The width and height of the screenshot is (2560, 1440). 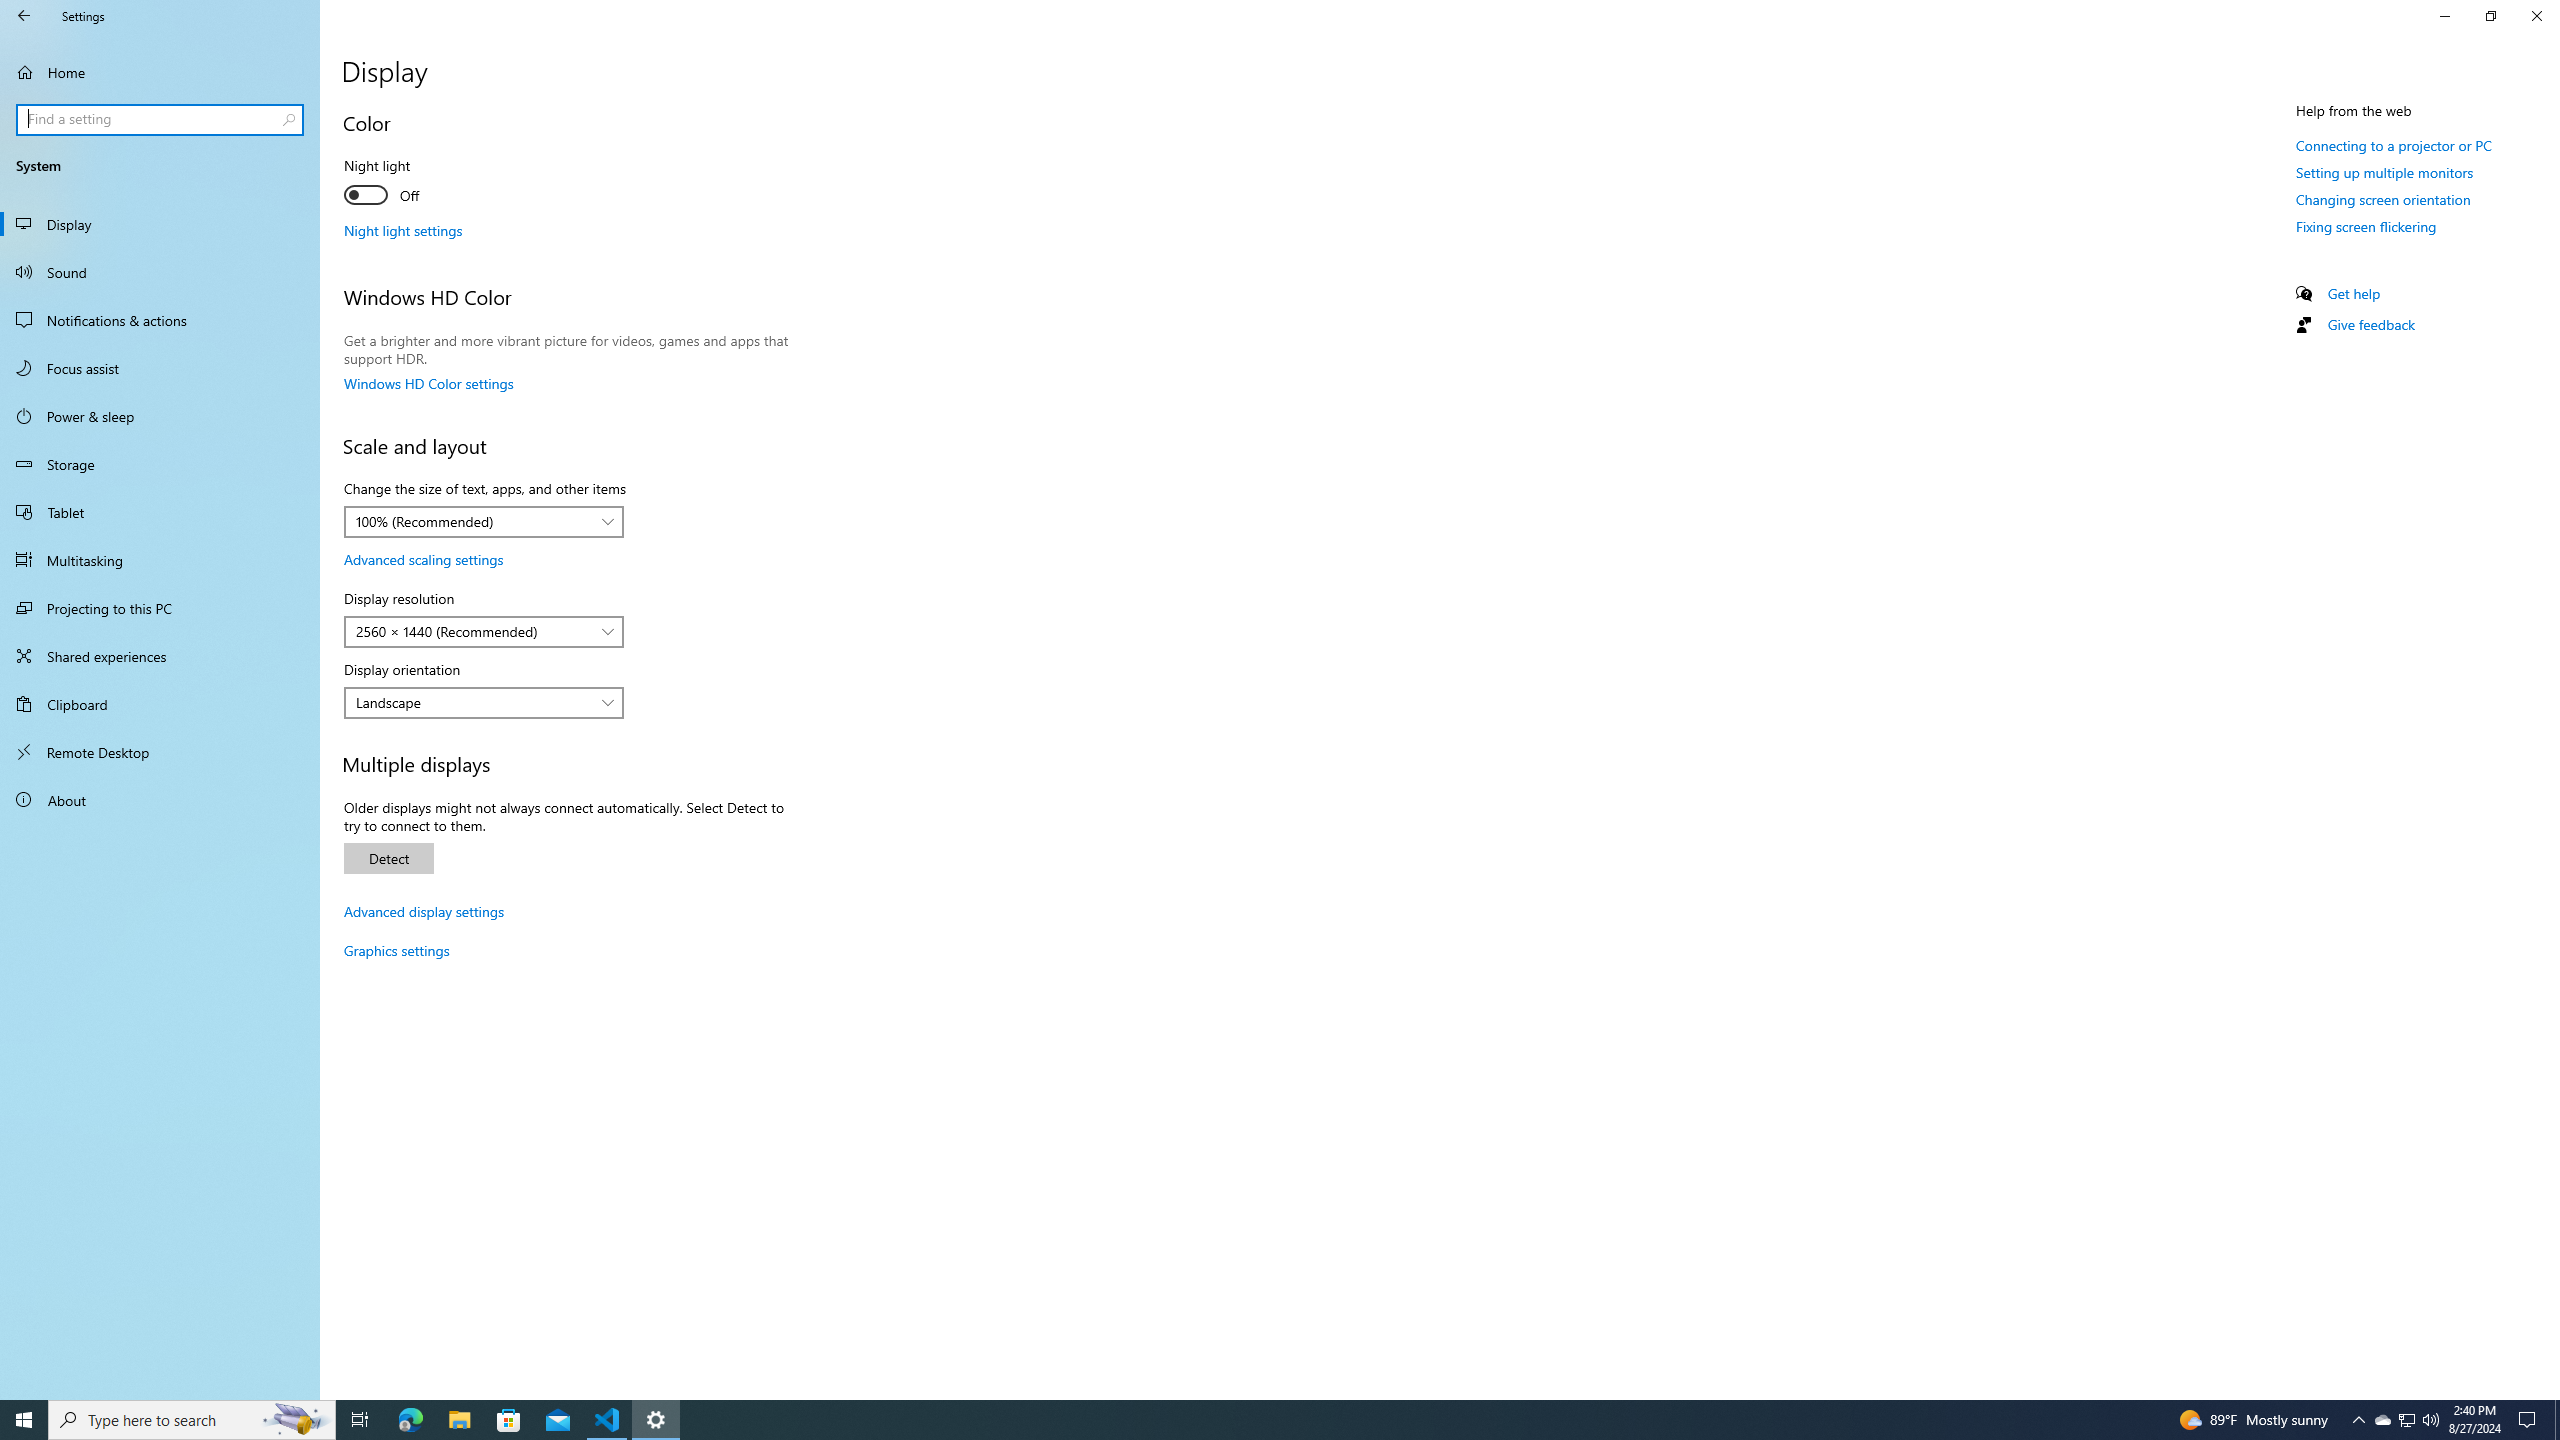 I want to click on 'Focus assist', so click(x=159, y=367).